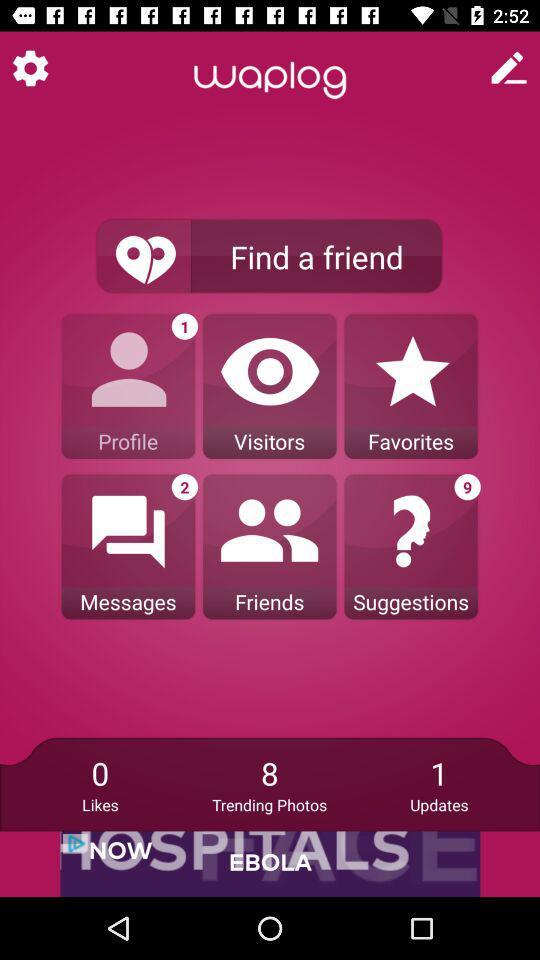 The width and height of the screenshot is (540, 960). What do you see at coordinates (509, 68) in the screenshot?
I see `editing` at bounding box center [509, 68].